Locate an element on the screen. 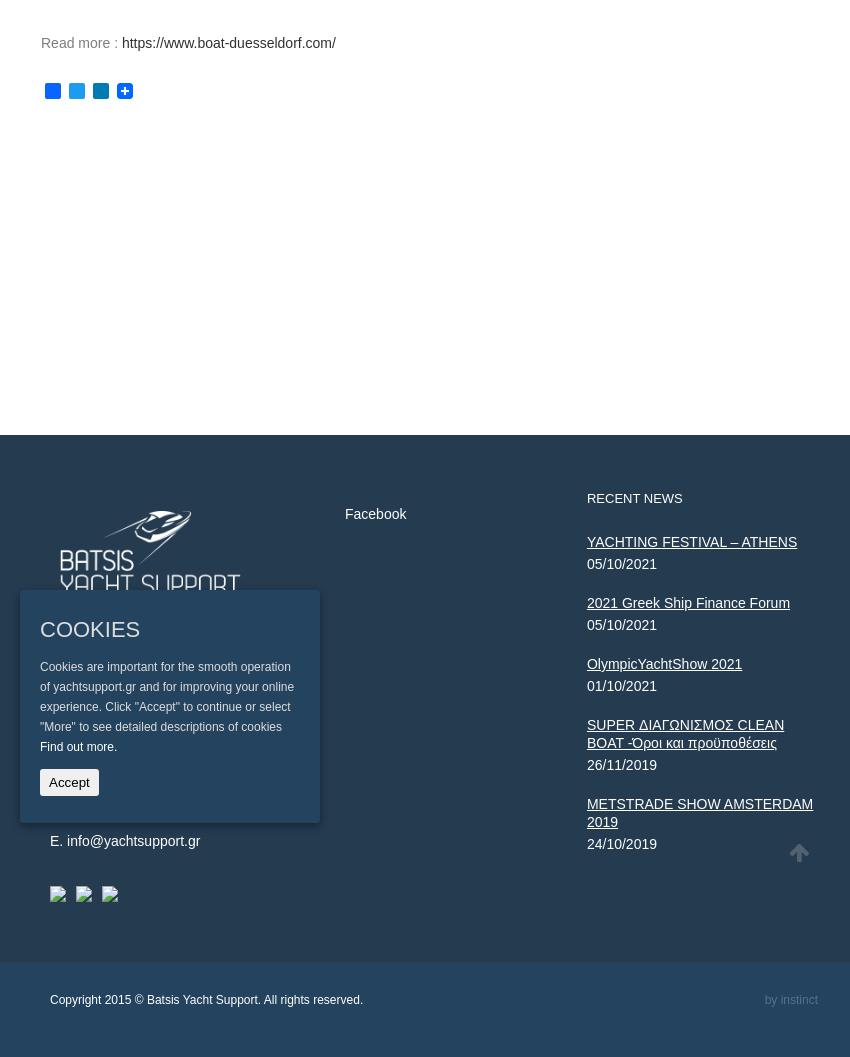  'YACHTING FESTIVAL – ATHENS' is located at coordinates (585, 541).